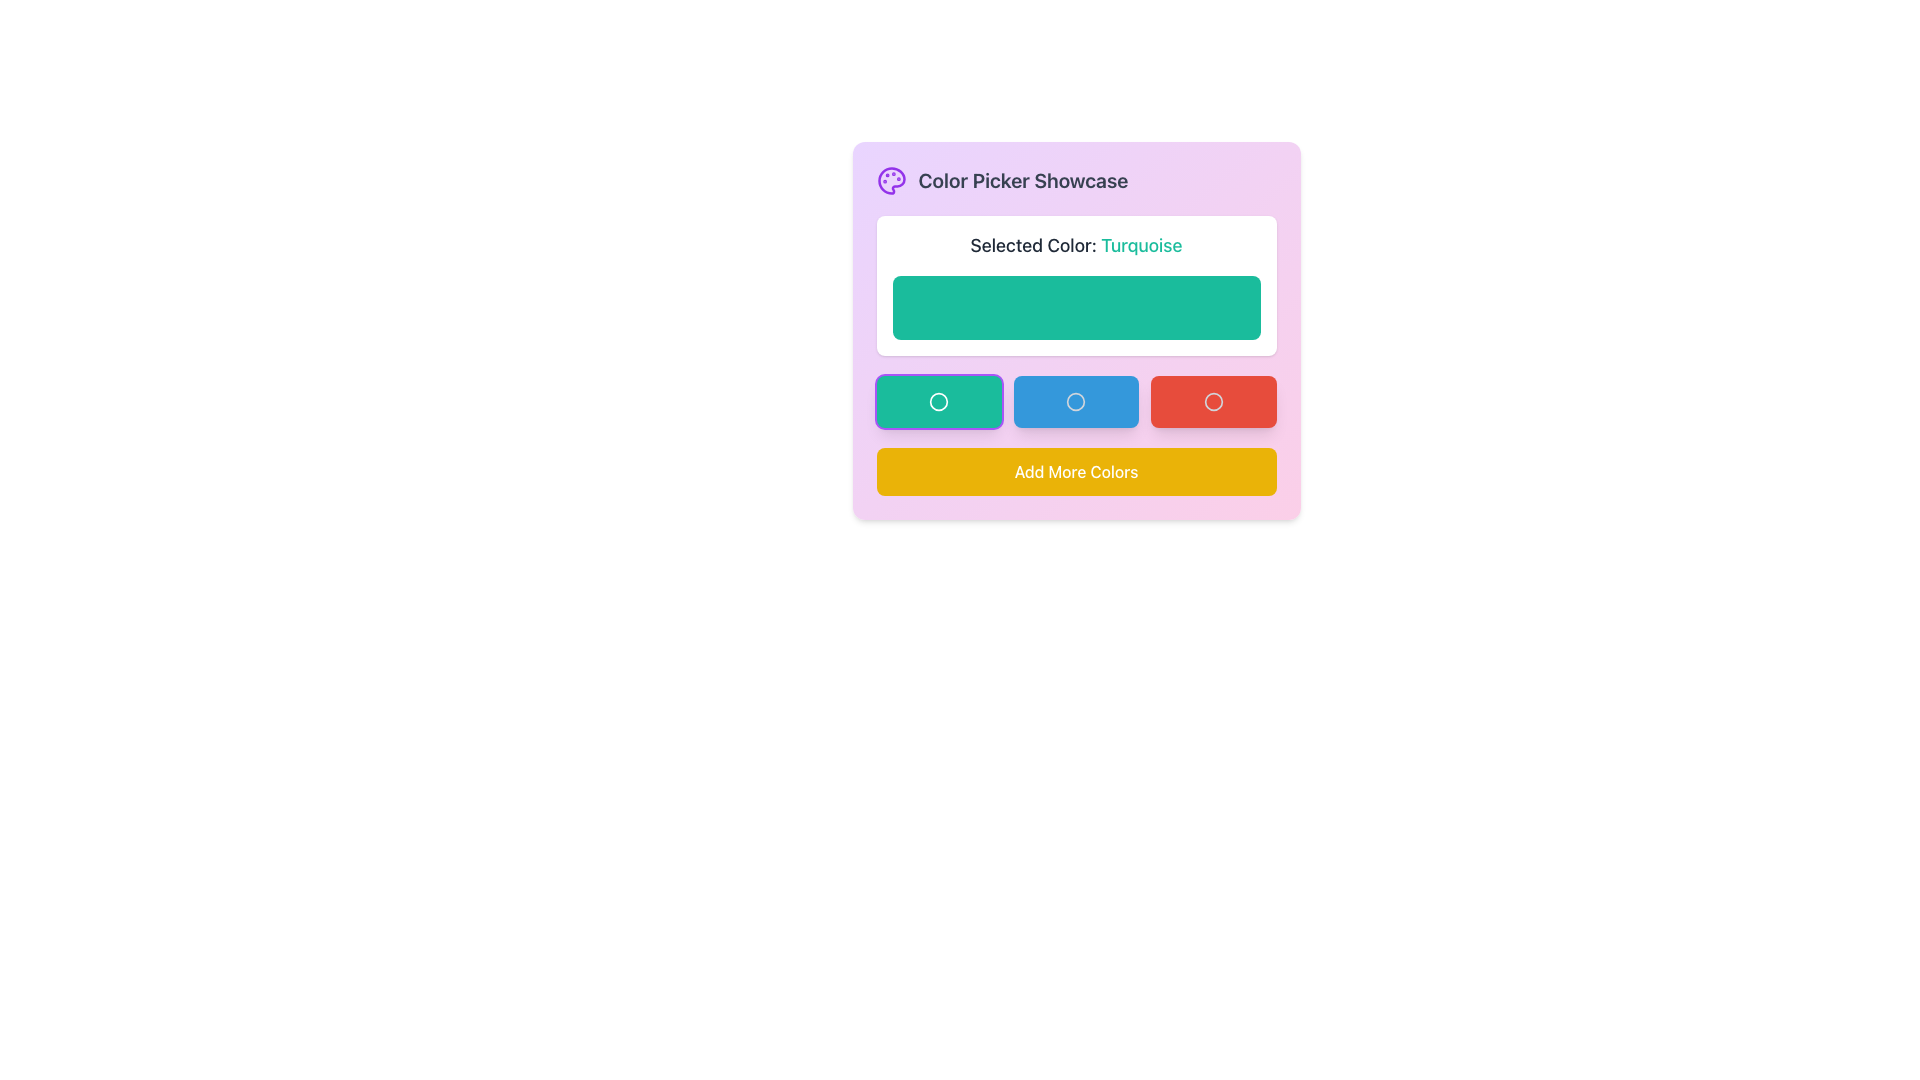 The width and height of the screenshot is (1920, 1080). Describe the element at coordinates (1212, 401) in the screenshot. I see `the third circular icon with a red border and background` at that location.